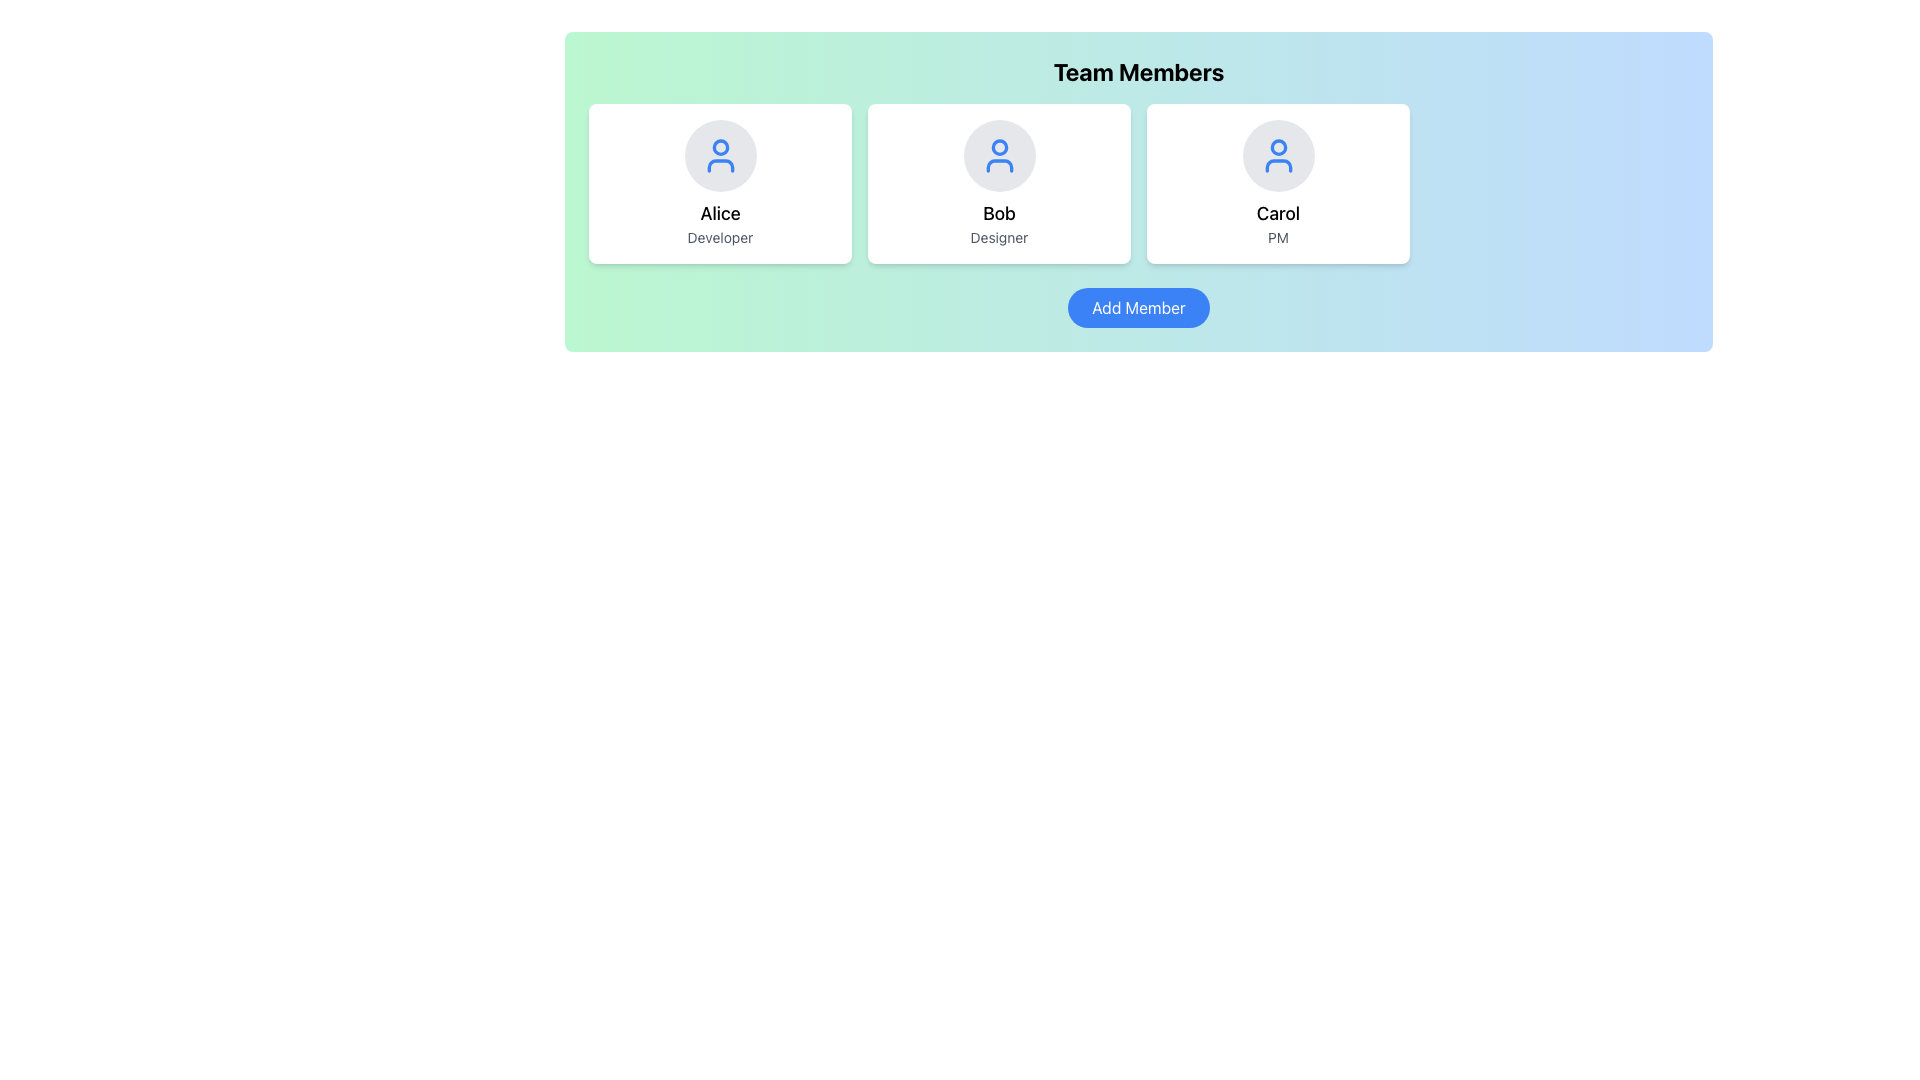 This screenshot has width=1920, height=1080. I want to click on the user profile icon for 'Alice' located in the leftmost card under the 'Team Members' header, so click(720, 154).